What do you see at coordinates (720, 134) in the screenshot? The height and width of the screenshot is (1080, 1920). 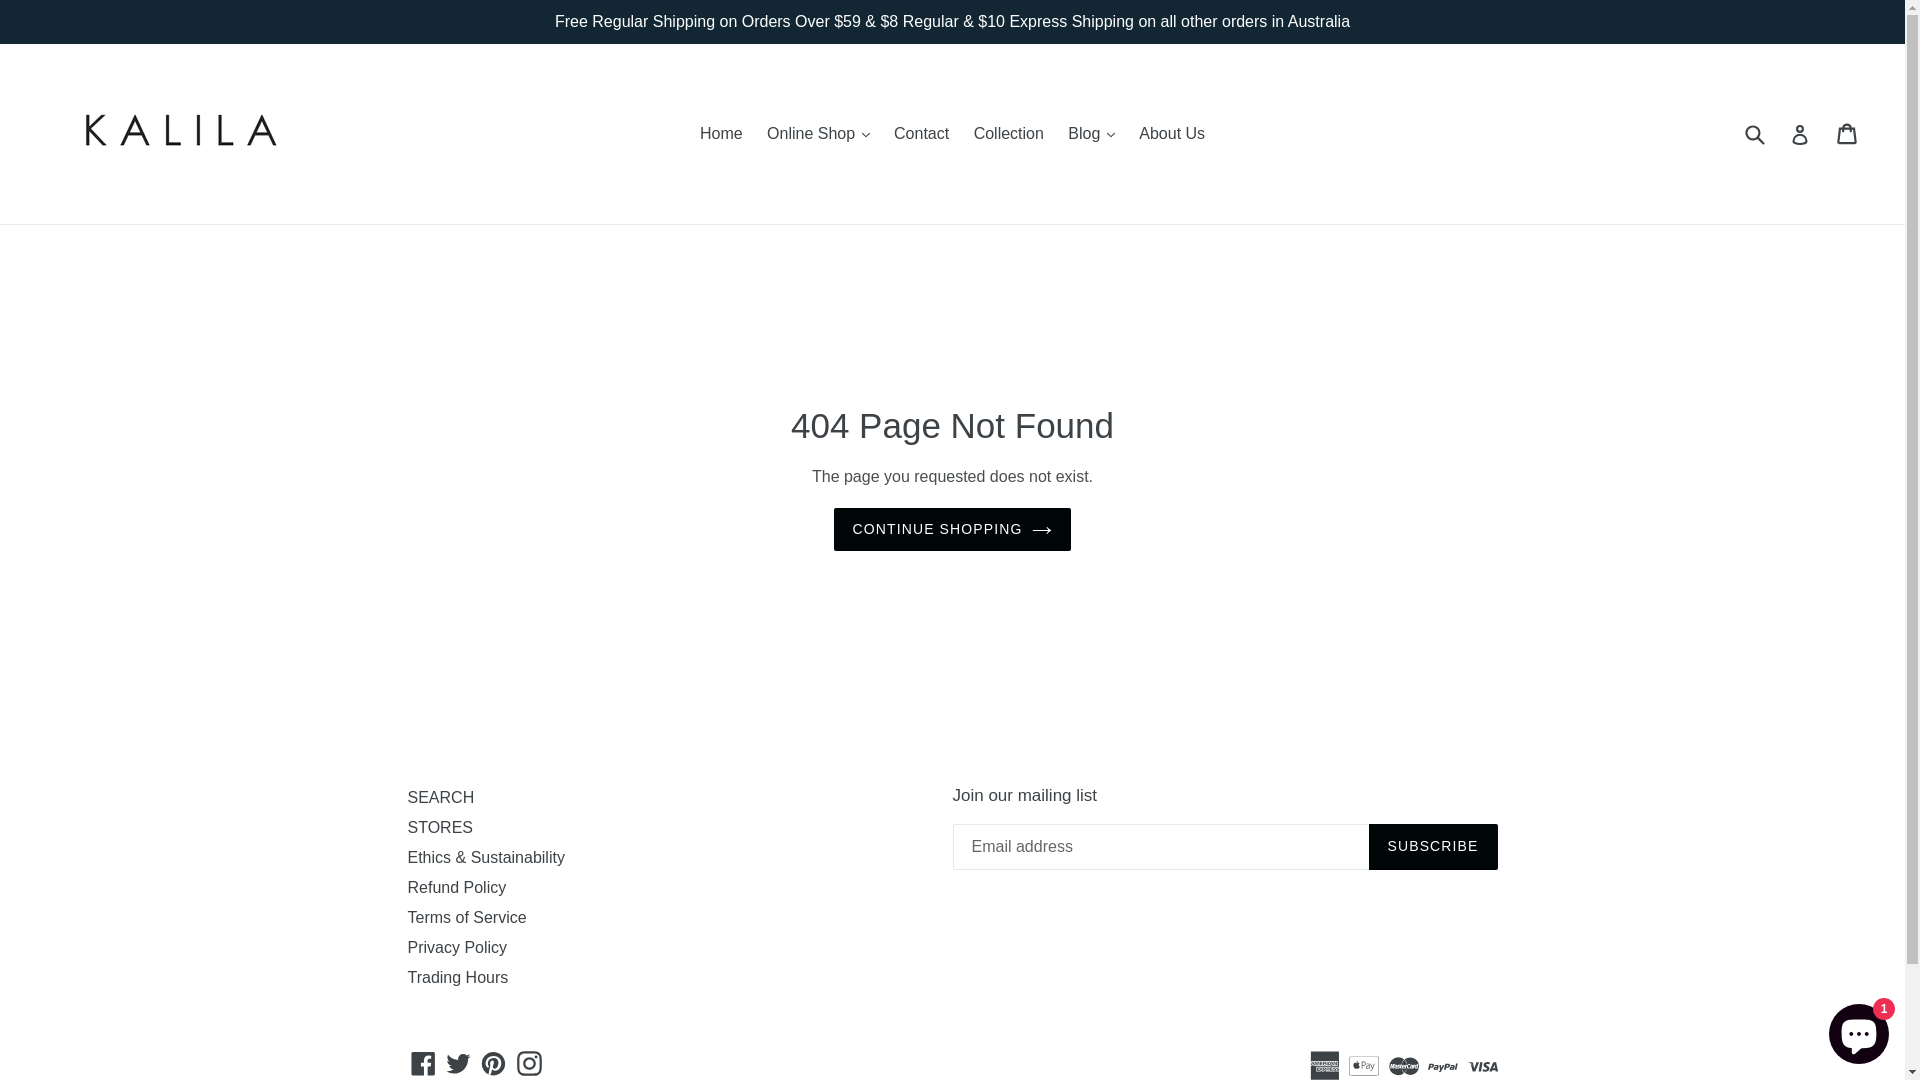 I see `'Home'` at bounding box center [720, 134].